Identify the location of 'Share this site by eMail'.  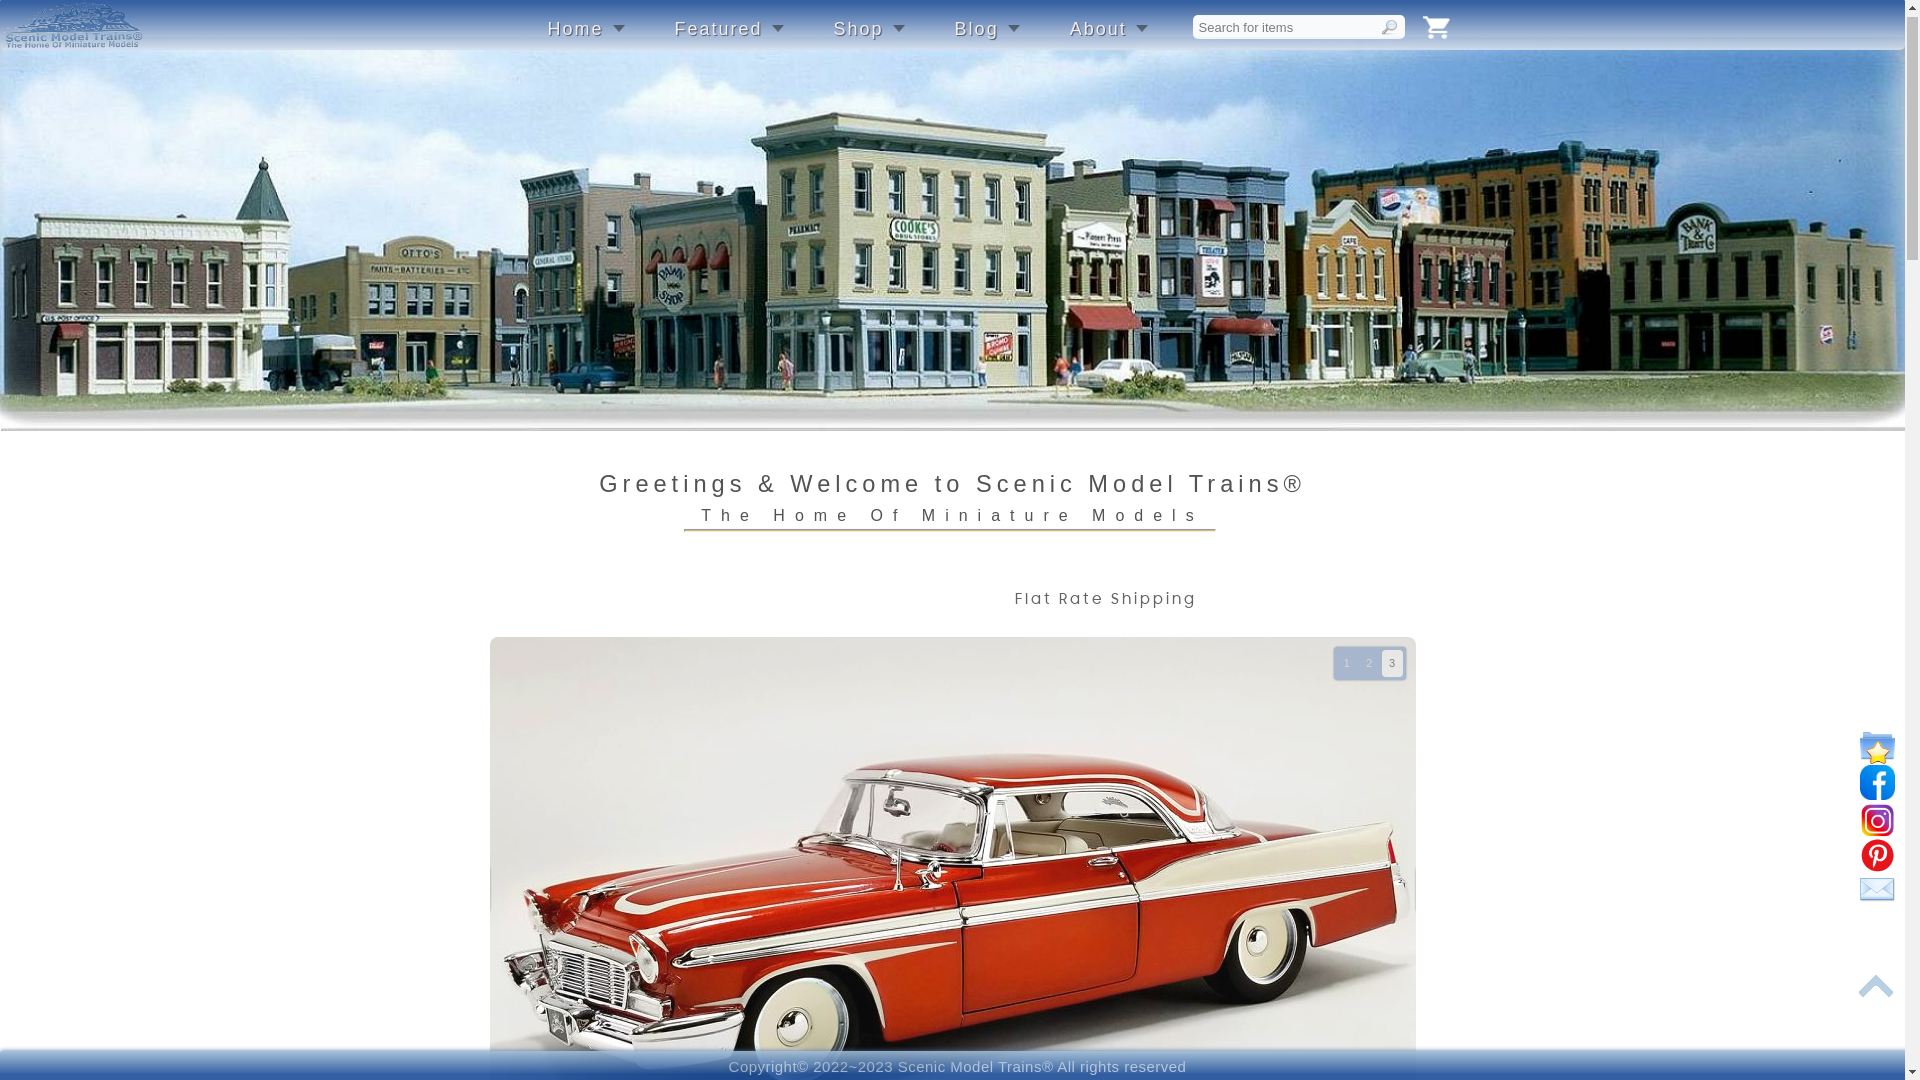
(1876, 900).